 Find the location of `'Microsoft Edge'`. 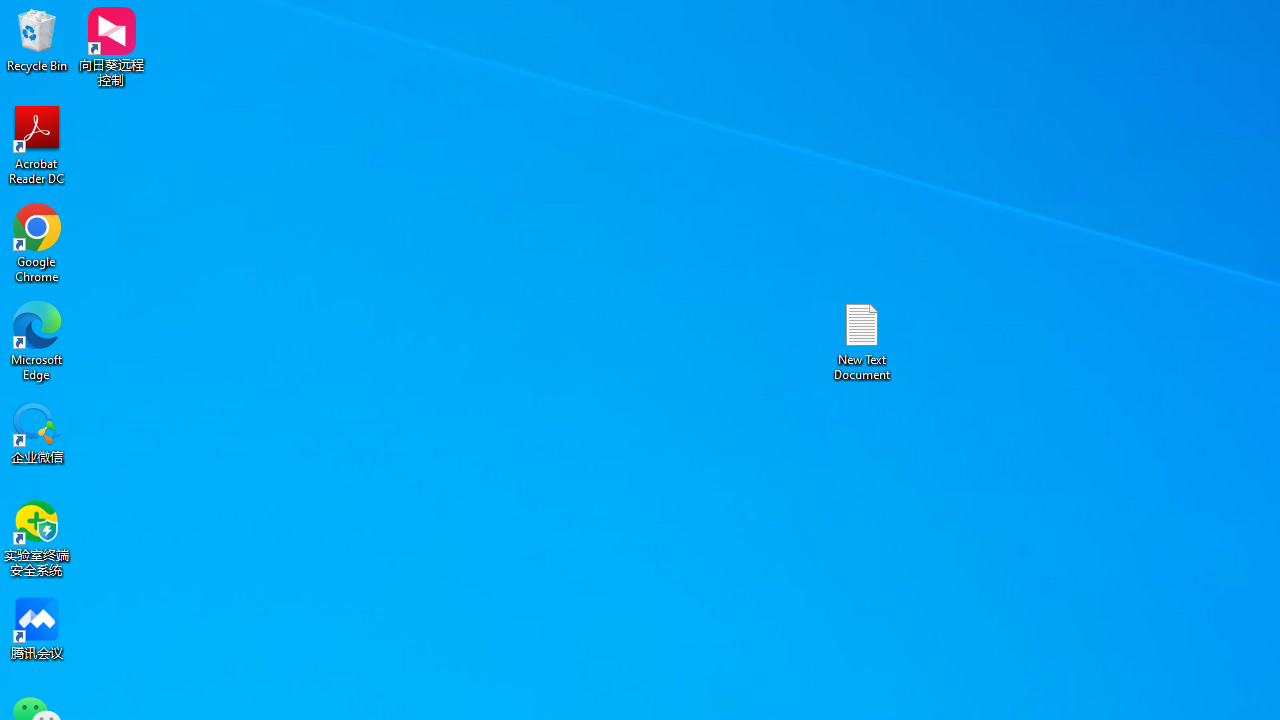

'Microsoft Edge' is located at coordinates (37, 340).